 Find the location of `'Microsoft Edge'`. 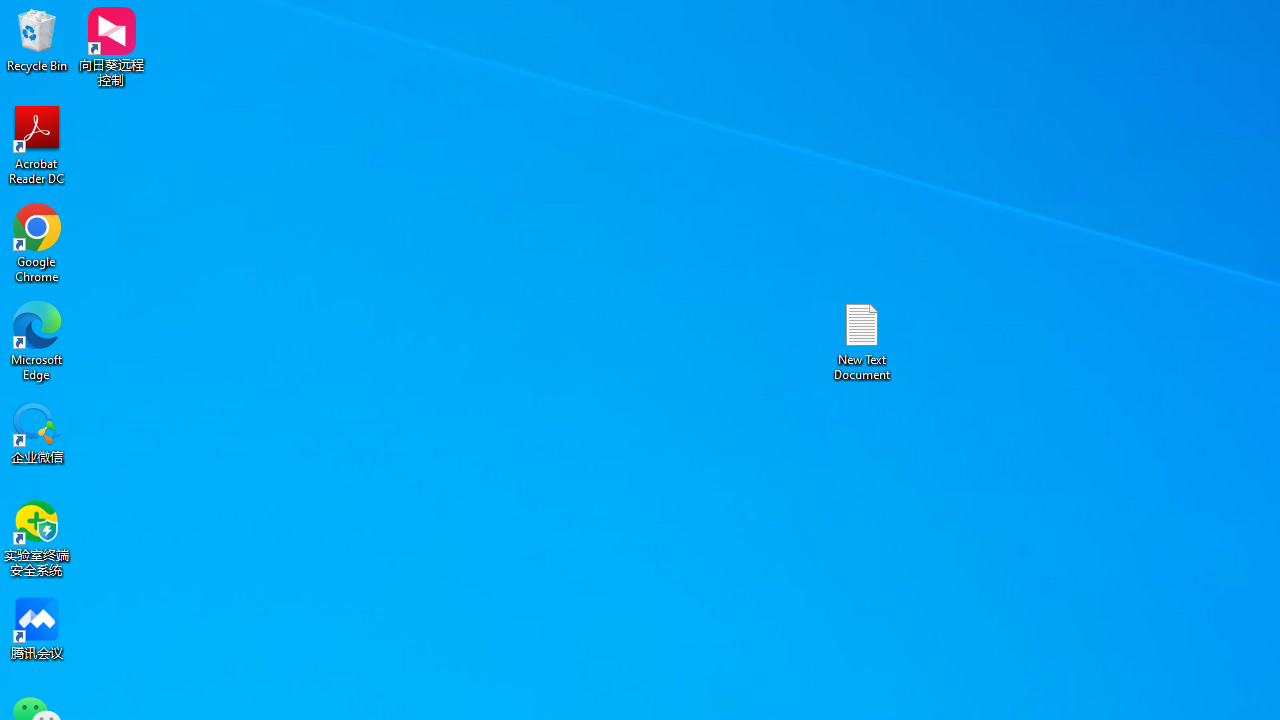

'Microsoft Edge' is located at coordinates (37, 340).